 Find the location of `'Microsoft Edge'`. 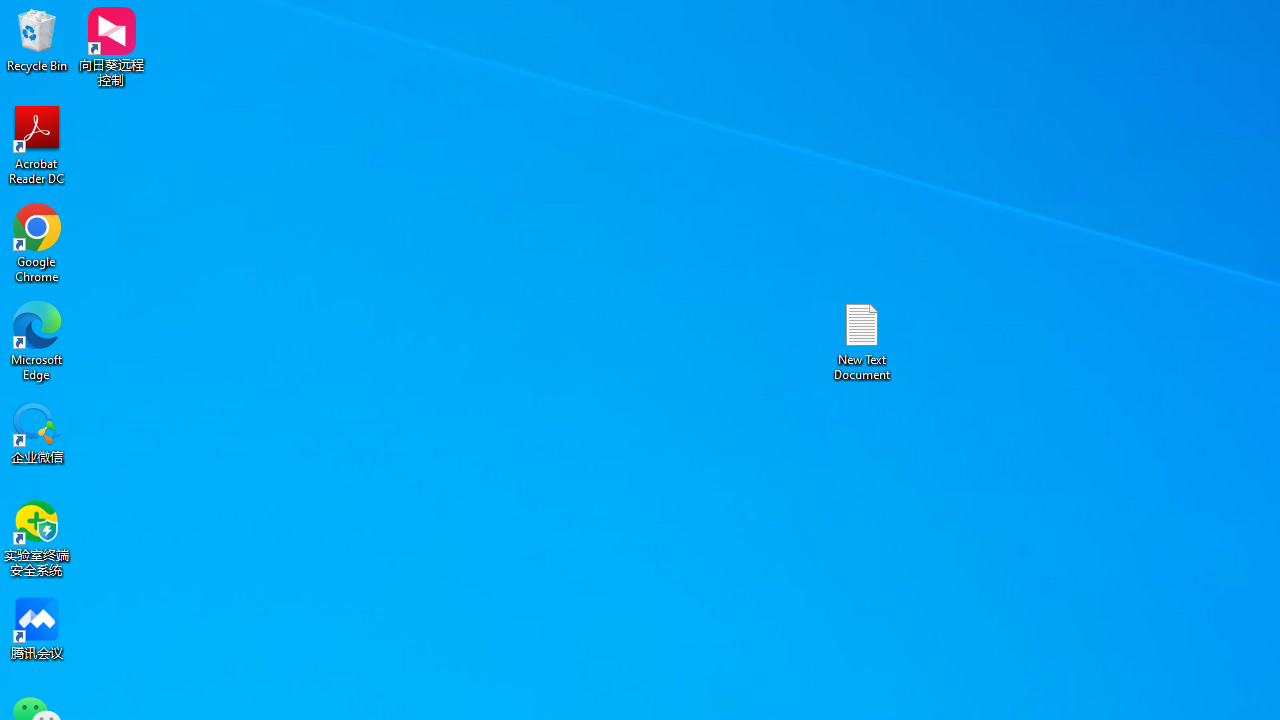

'Microsoft Edge' is located at coordinates (37, 340).